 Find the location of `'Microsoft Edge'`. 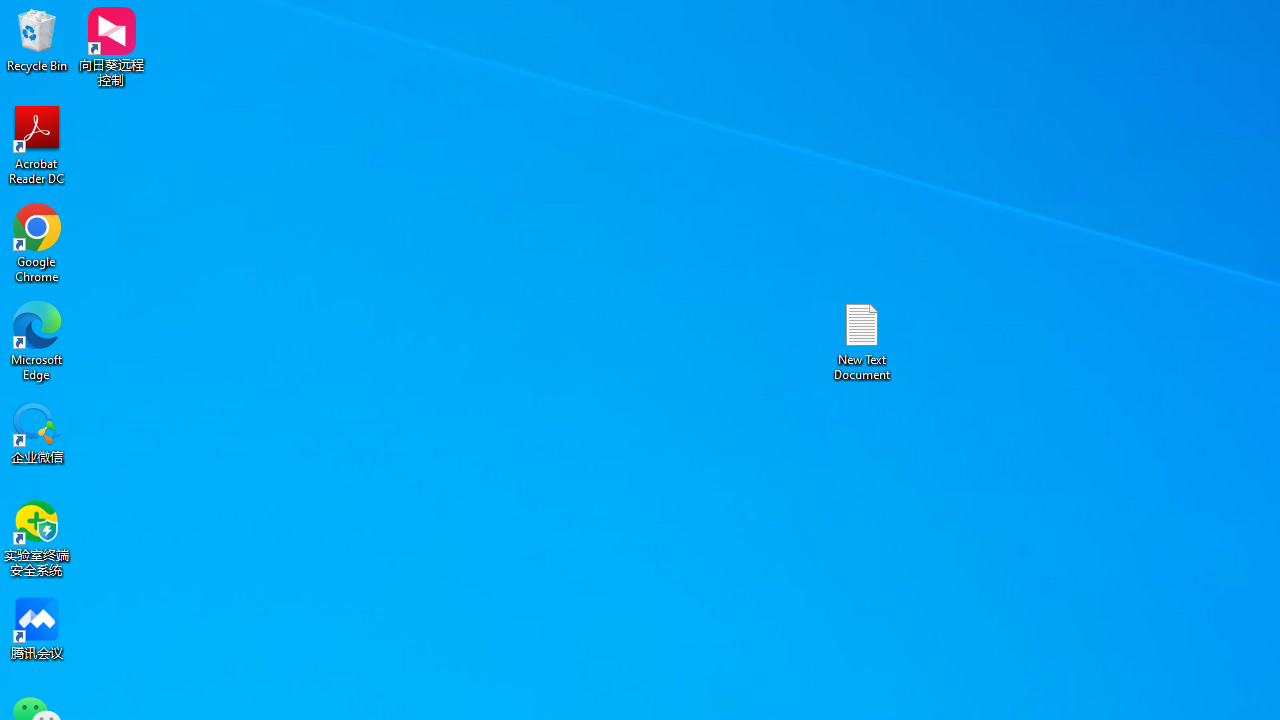

'Microsoft Edge' is located at coordinates (37, 340).